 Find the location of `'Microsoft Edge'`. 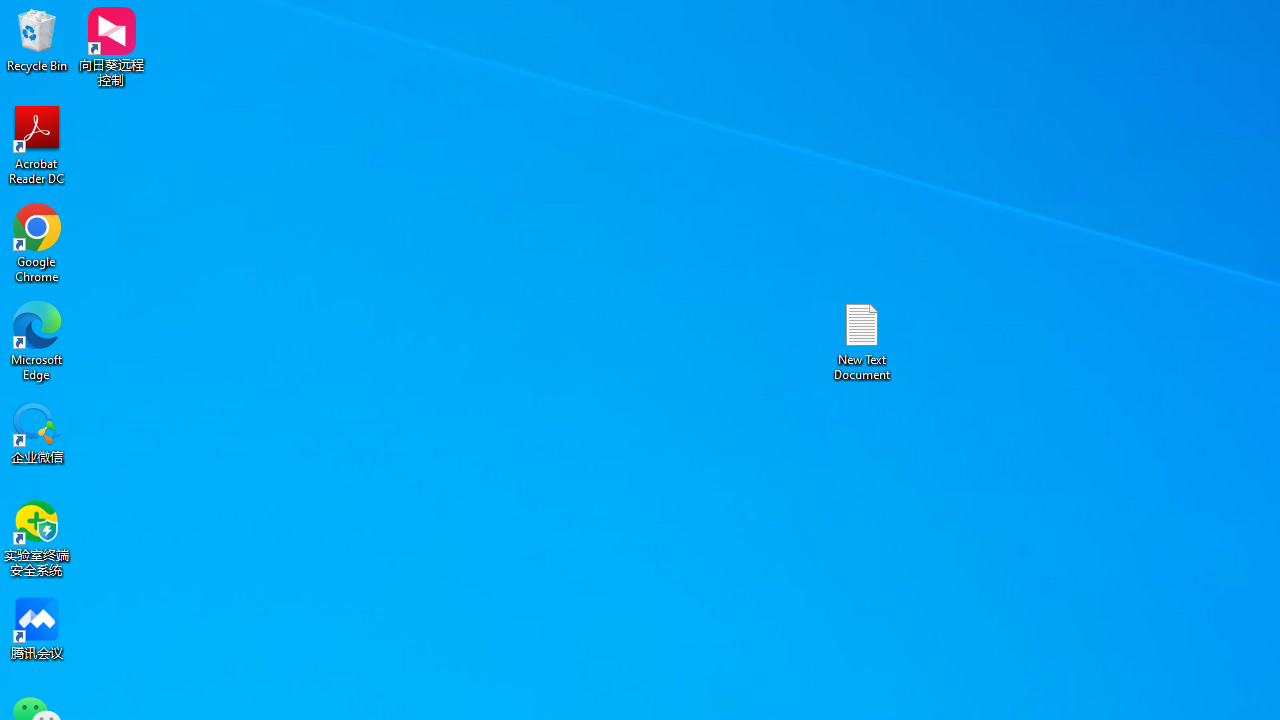

'Microsoft Edge' is located at coordinates (37, 340).